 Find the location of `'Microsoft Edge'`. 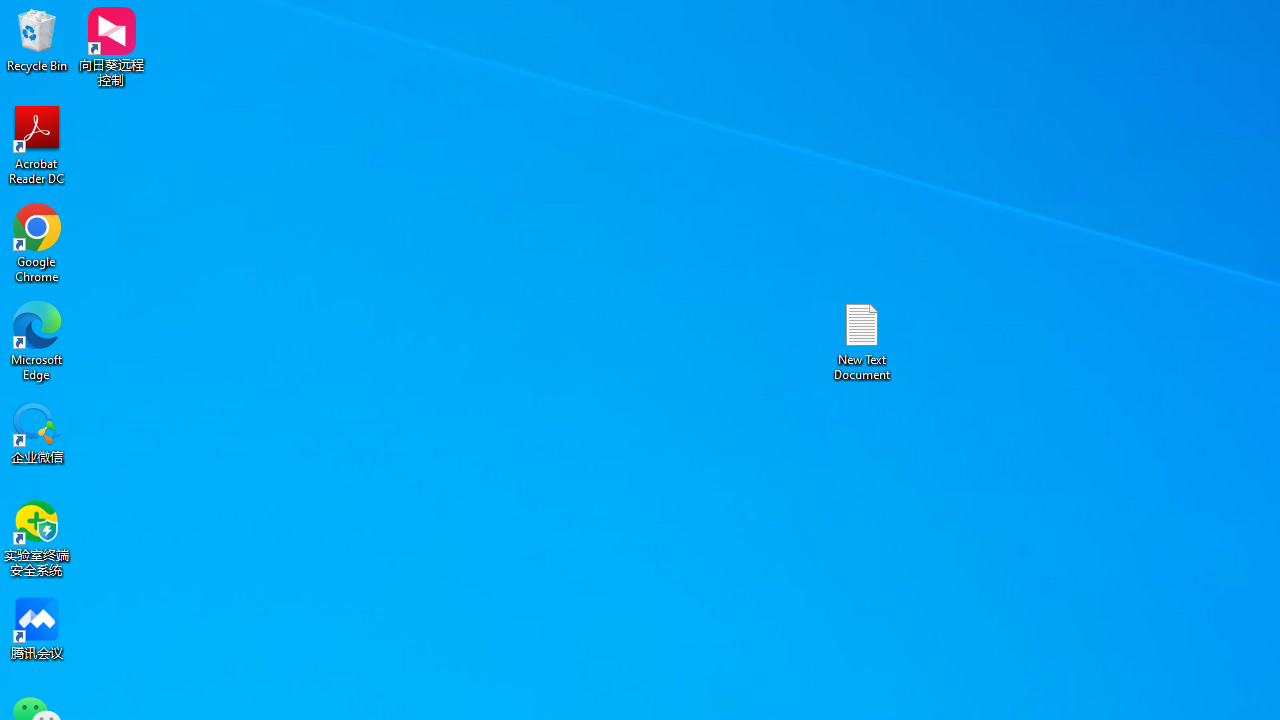

'Microsoft Edge' is located at coordinates (37, 340).